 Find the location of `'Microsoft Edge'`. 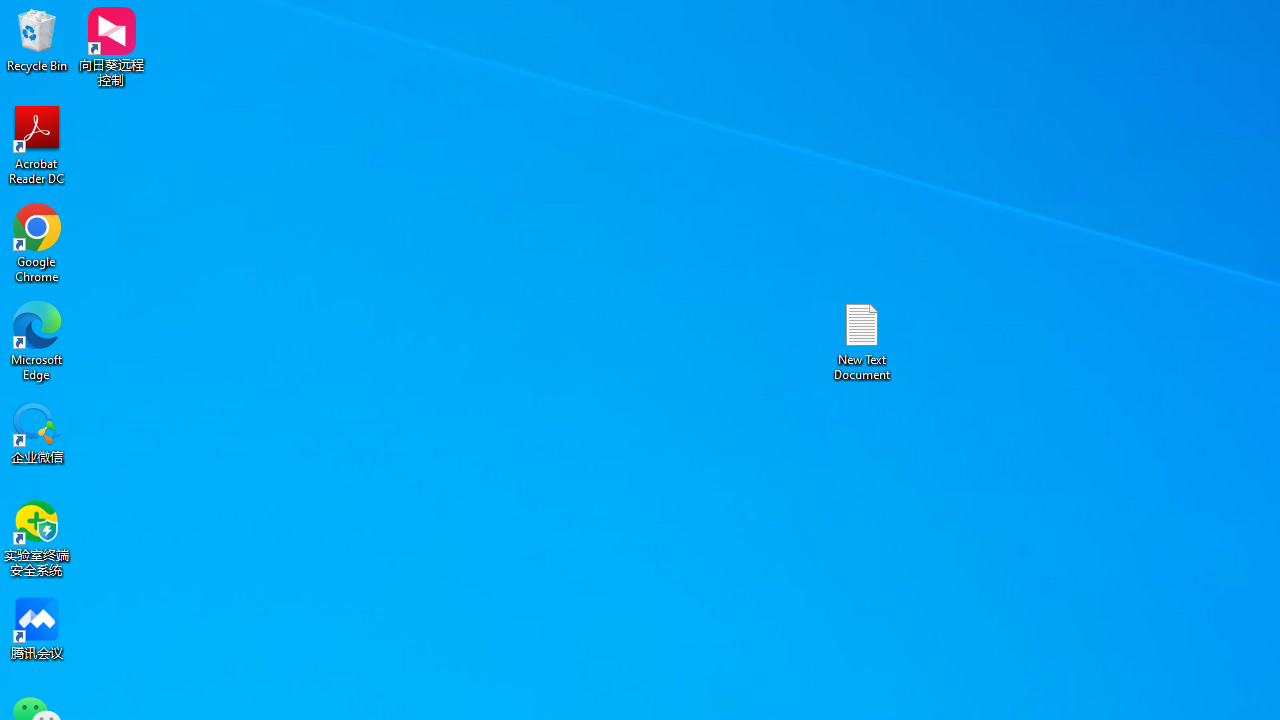

'Microsoft Edge' is located at coordinates (37, 340).